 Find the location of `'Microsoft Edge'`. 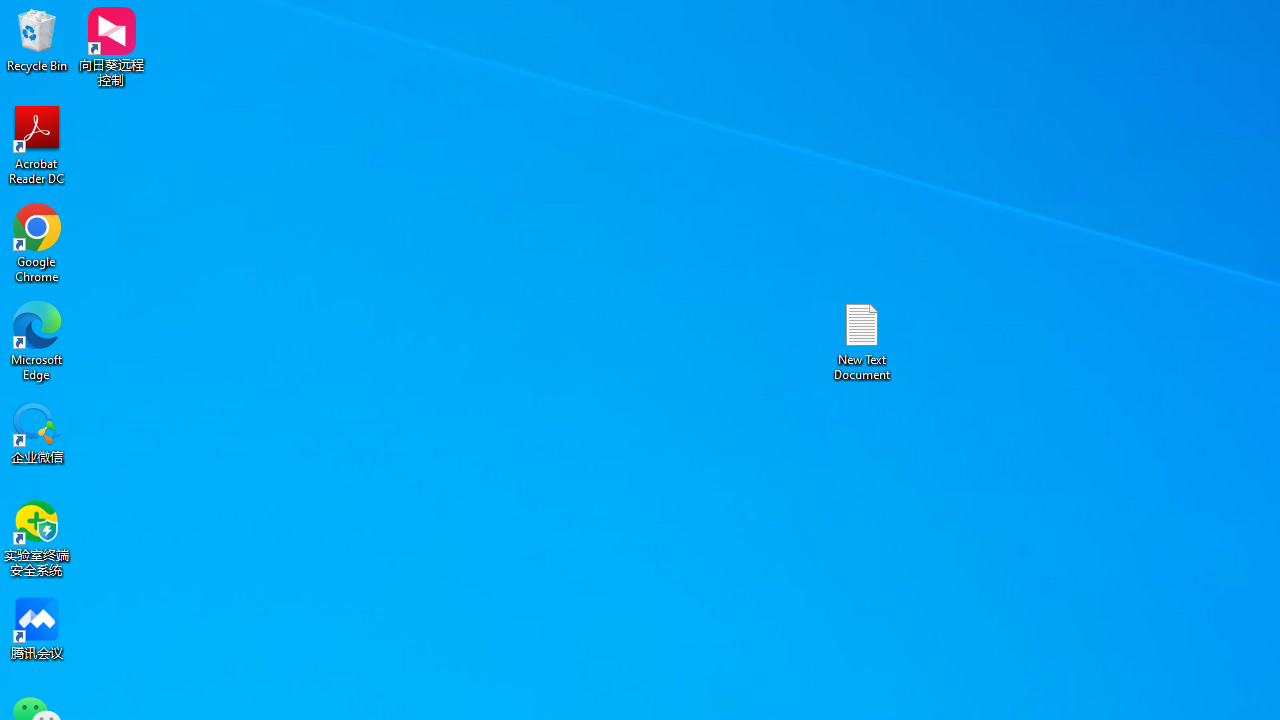

'Microsoft Edge' is located at coordinates (37, 340).